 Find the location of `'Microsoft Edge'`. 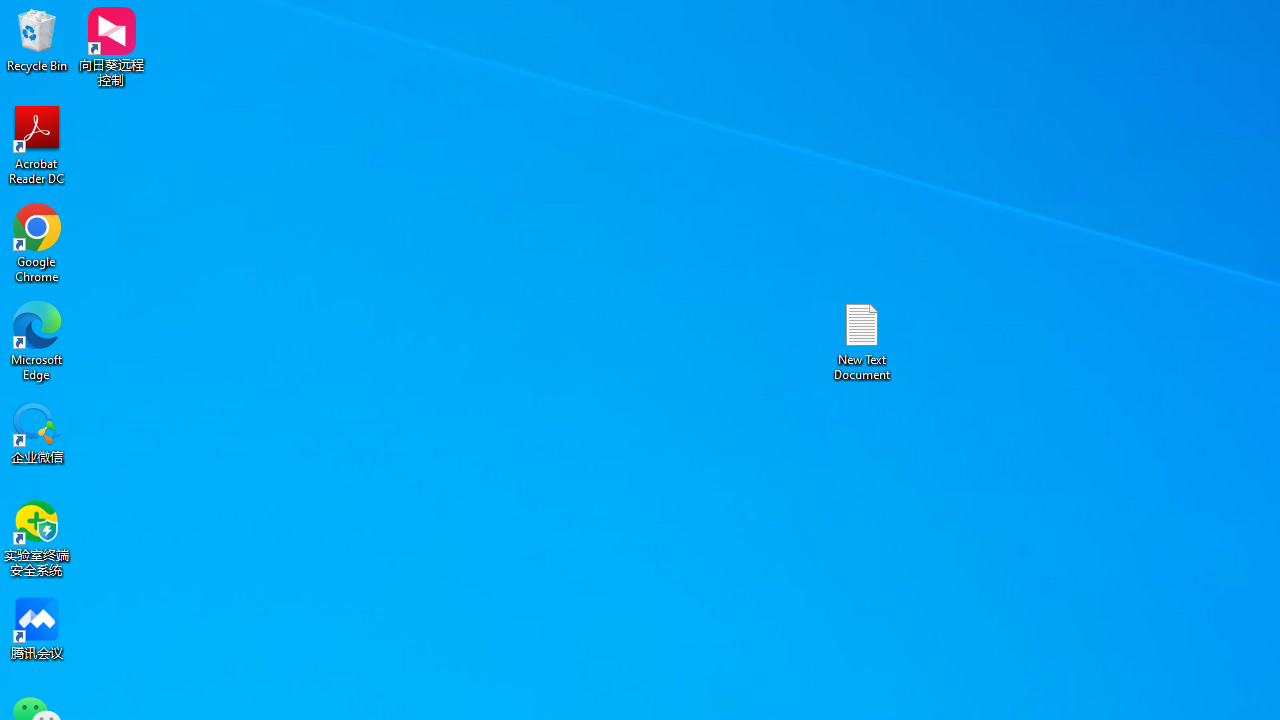

'Microsoft Edge' is located at coordinates (37, 340).